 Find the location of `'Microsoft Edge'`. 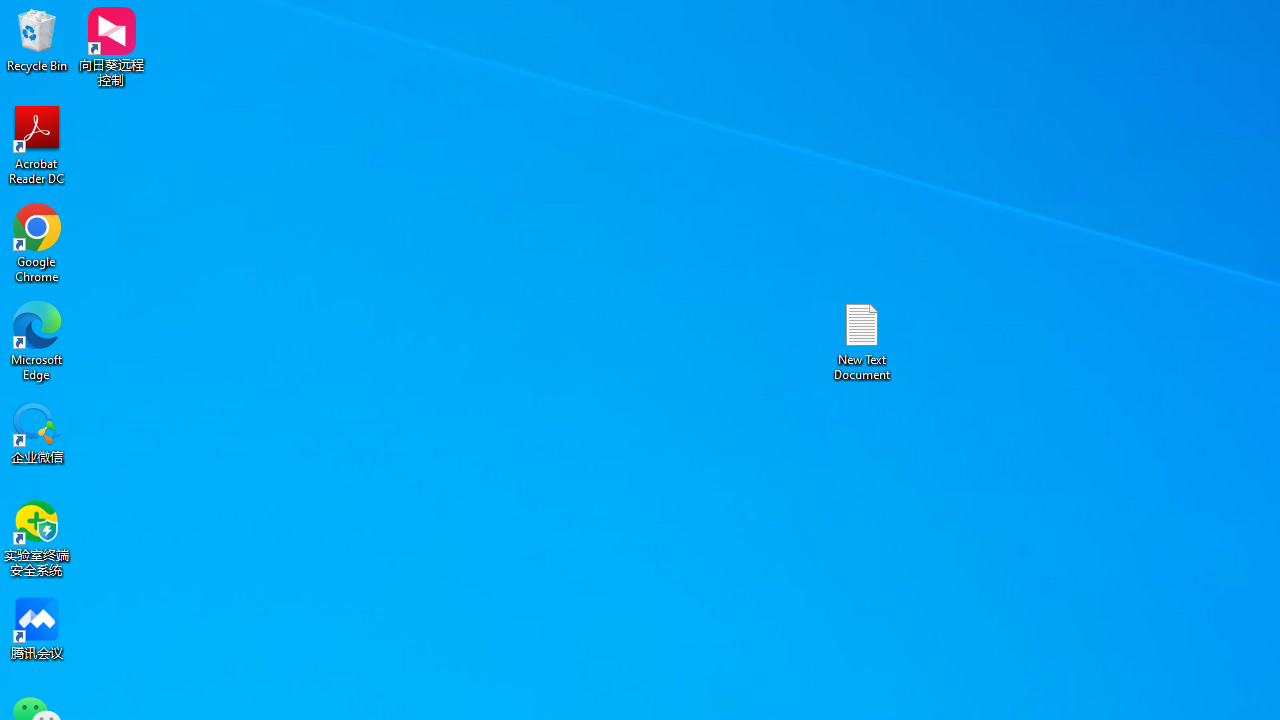

'Microsoft Edge' is located at coordinates (37, 340).